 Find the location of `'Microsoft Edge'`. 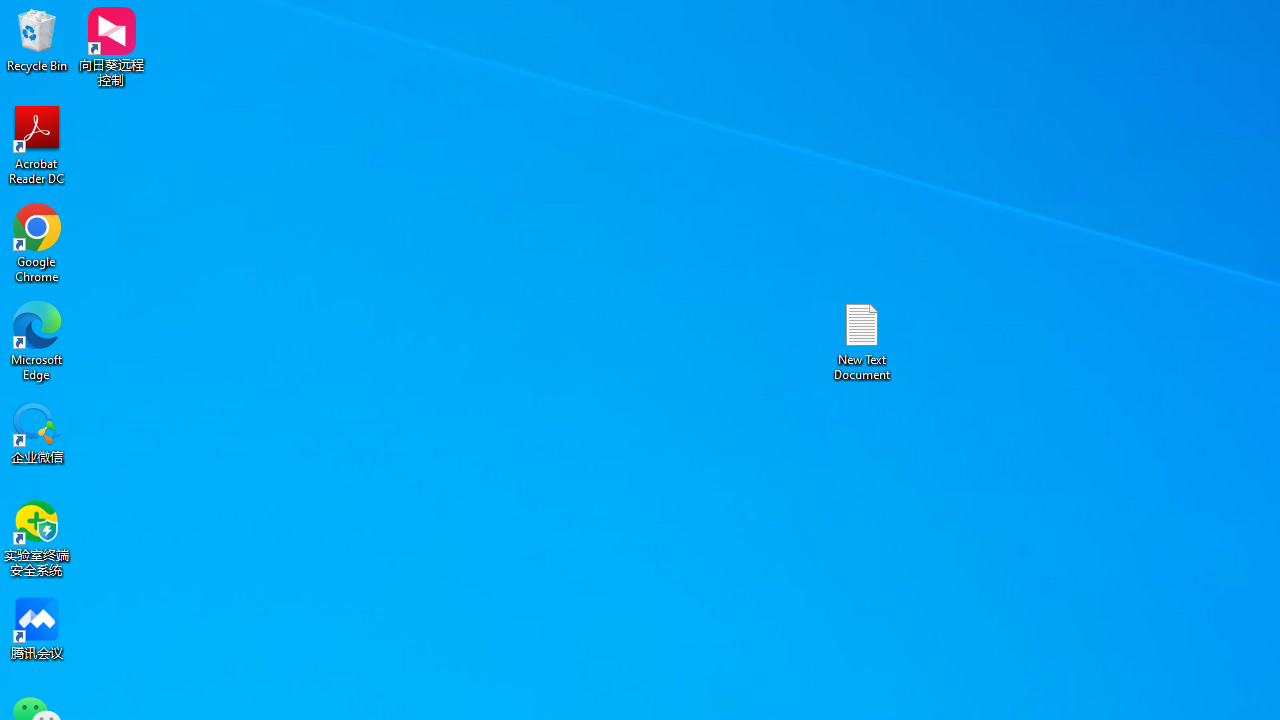

'Microsoft Edge' is located at coordinates (37, 340).